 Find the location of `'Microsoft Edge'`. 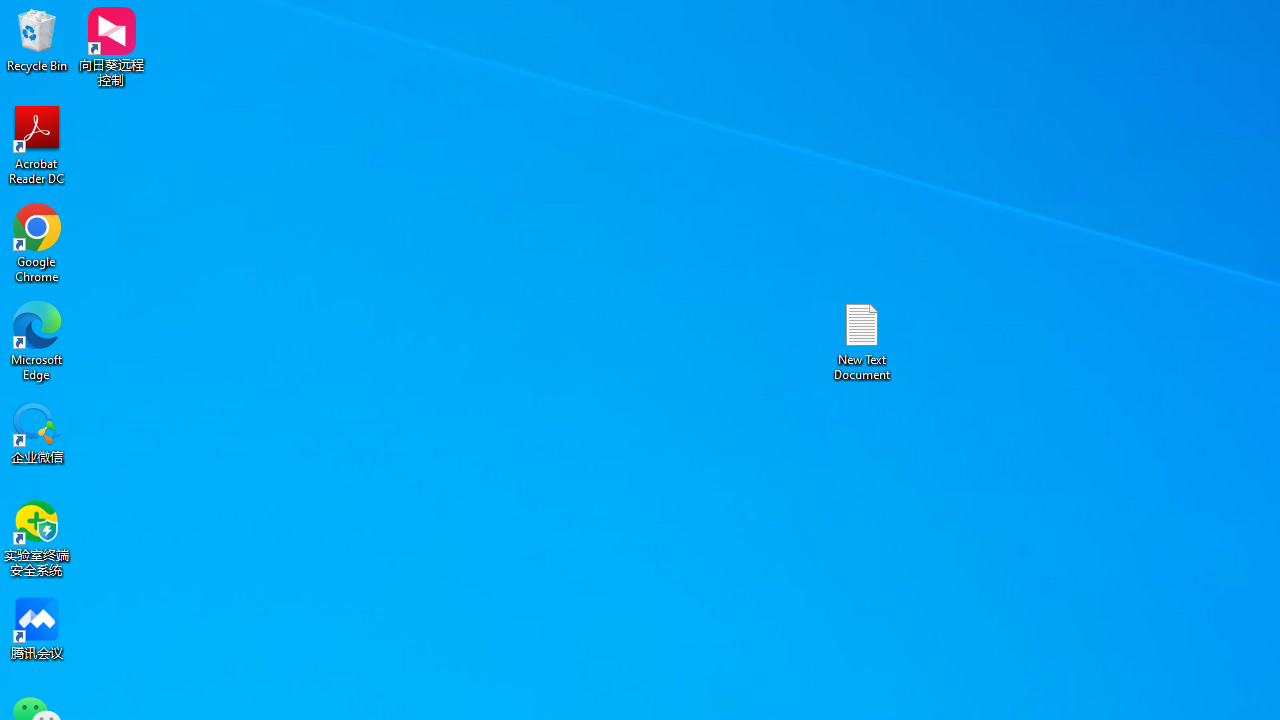

'Microsoft Edge' is located at coordinates (37, 340).